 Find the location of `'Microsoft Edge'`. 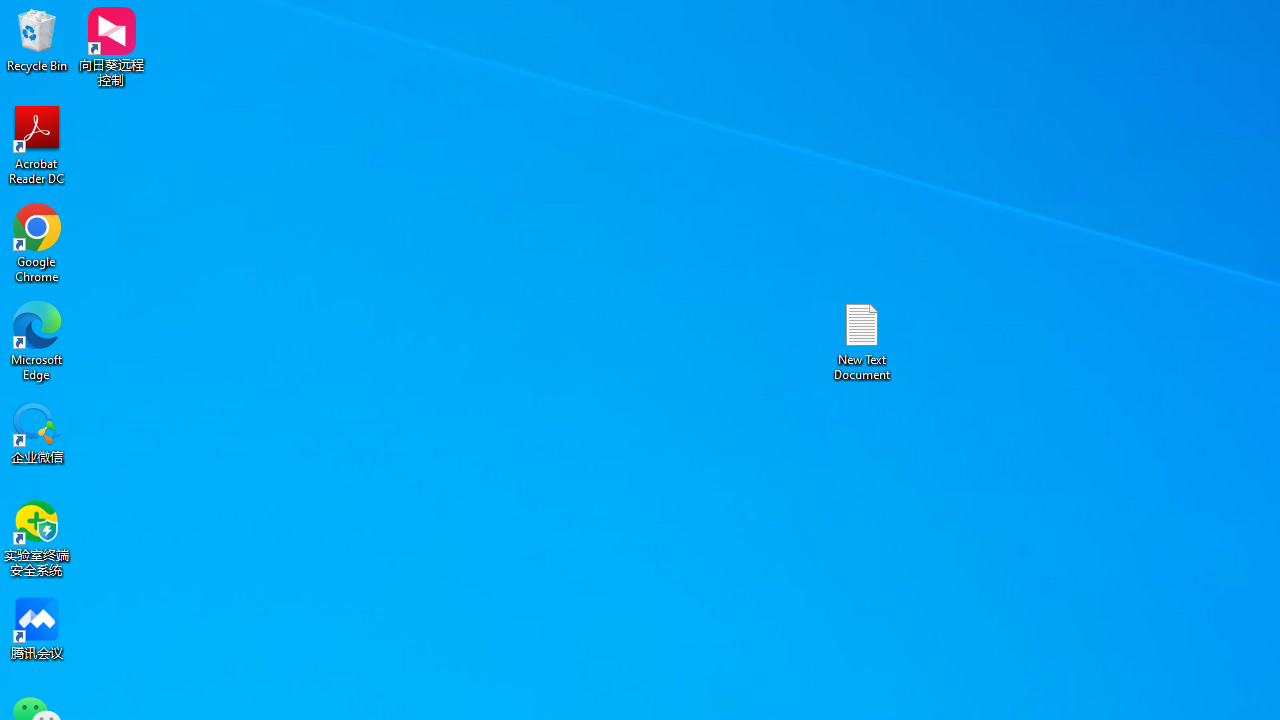

'Microsoft Edge' is located at coordinates (37, 340).